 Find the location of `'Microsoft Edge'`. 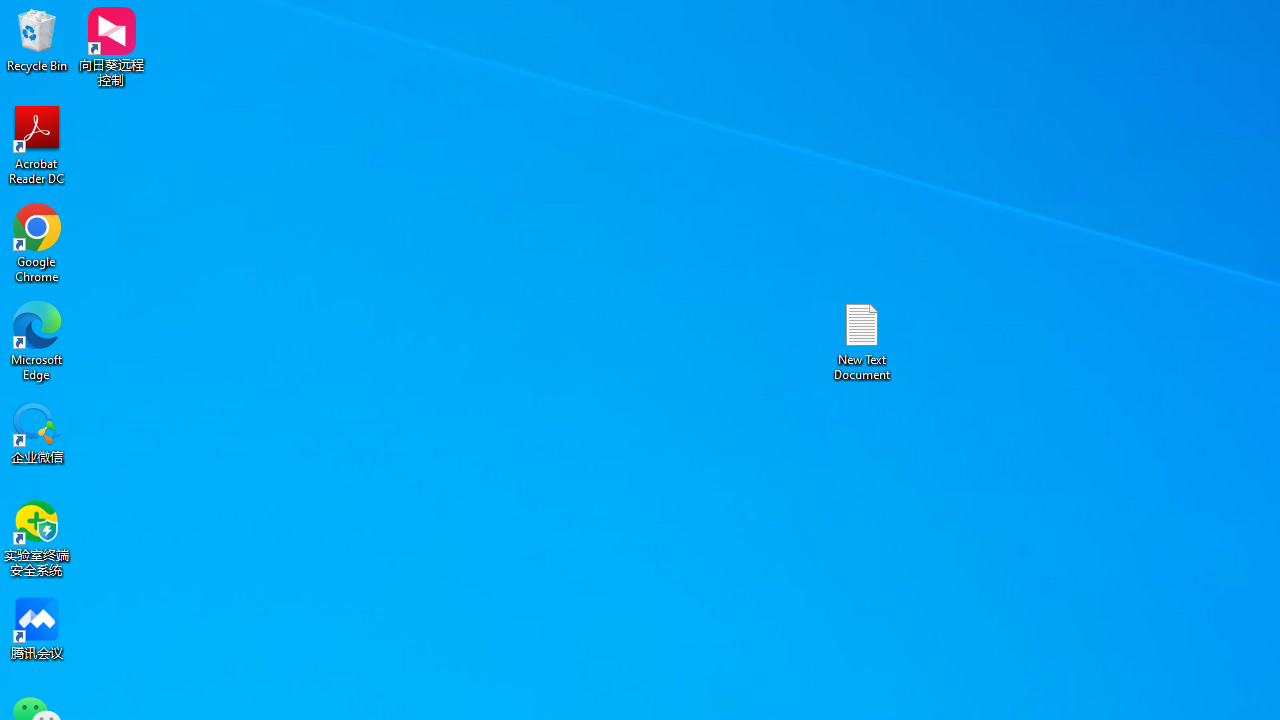

'Microsoft Edge' is located at coordinates (37, 340).